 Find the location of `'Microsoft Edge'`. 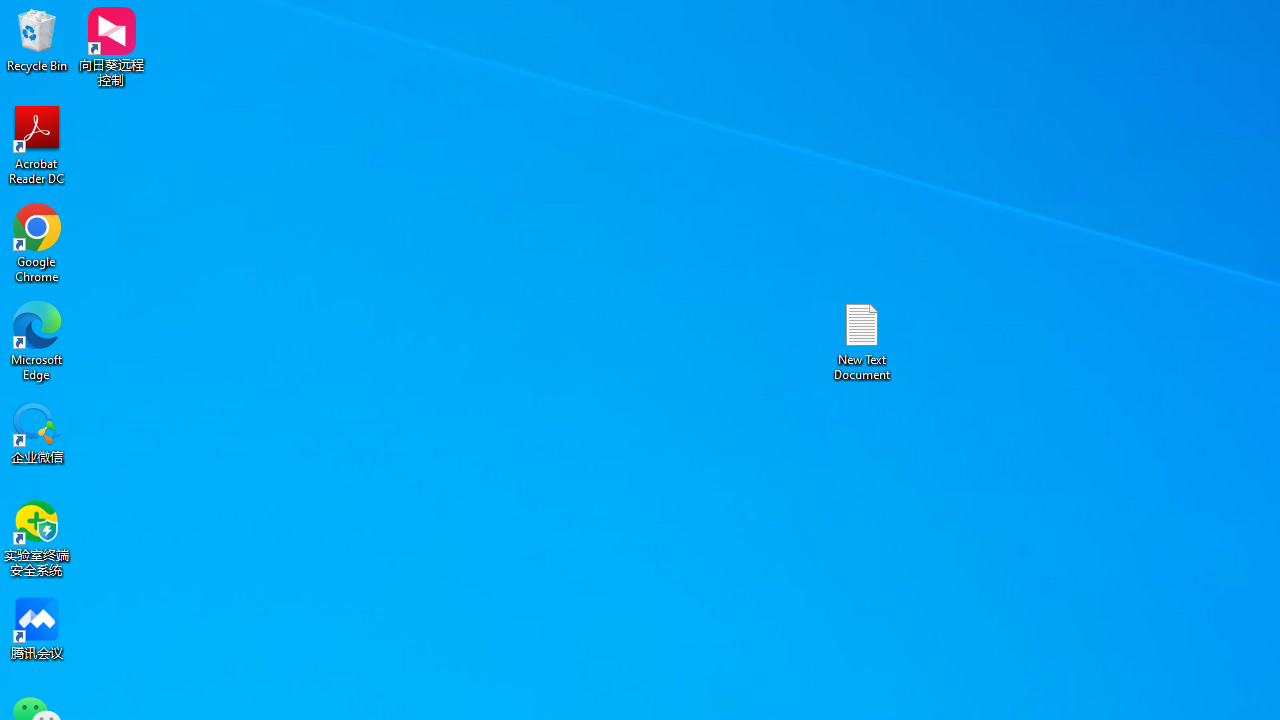

'Microsoft Edge' is located at coordinates (37, 340).